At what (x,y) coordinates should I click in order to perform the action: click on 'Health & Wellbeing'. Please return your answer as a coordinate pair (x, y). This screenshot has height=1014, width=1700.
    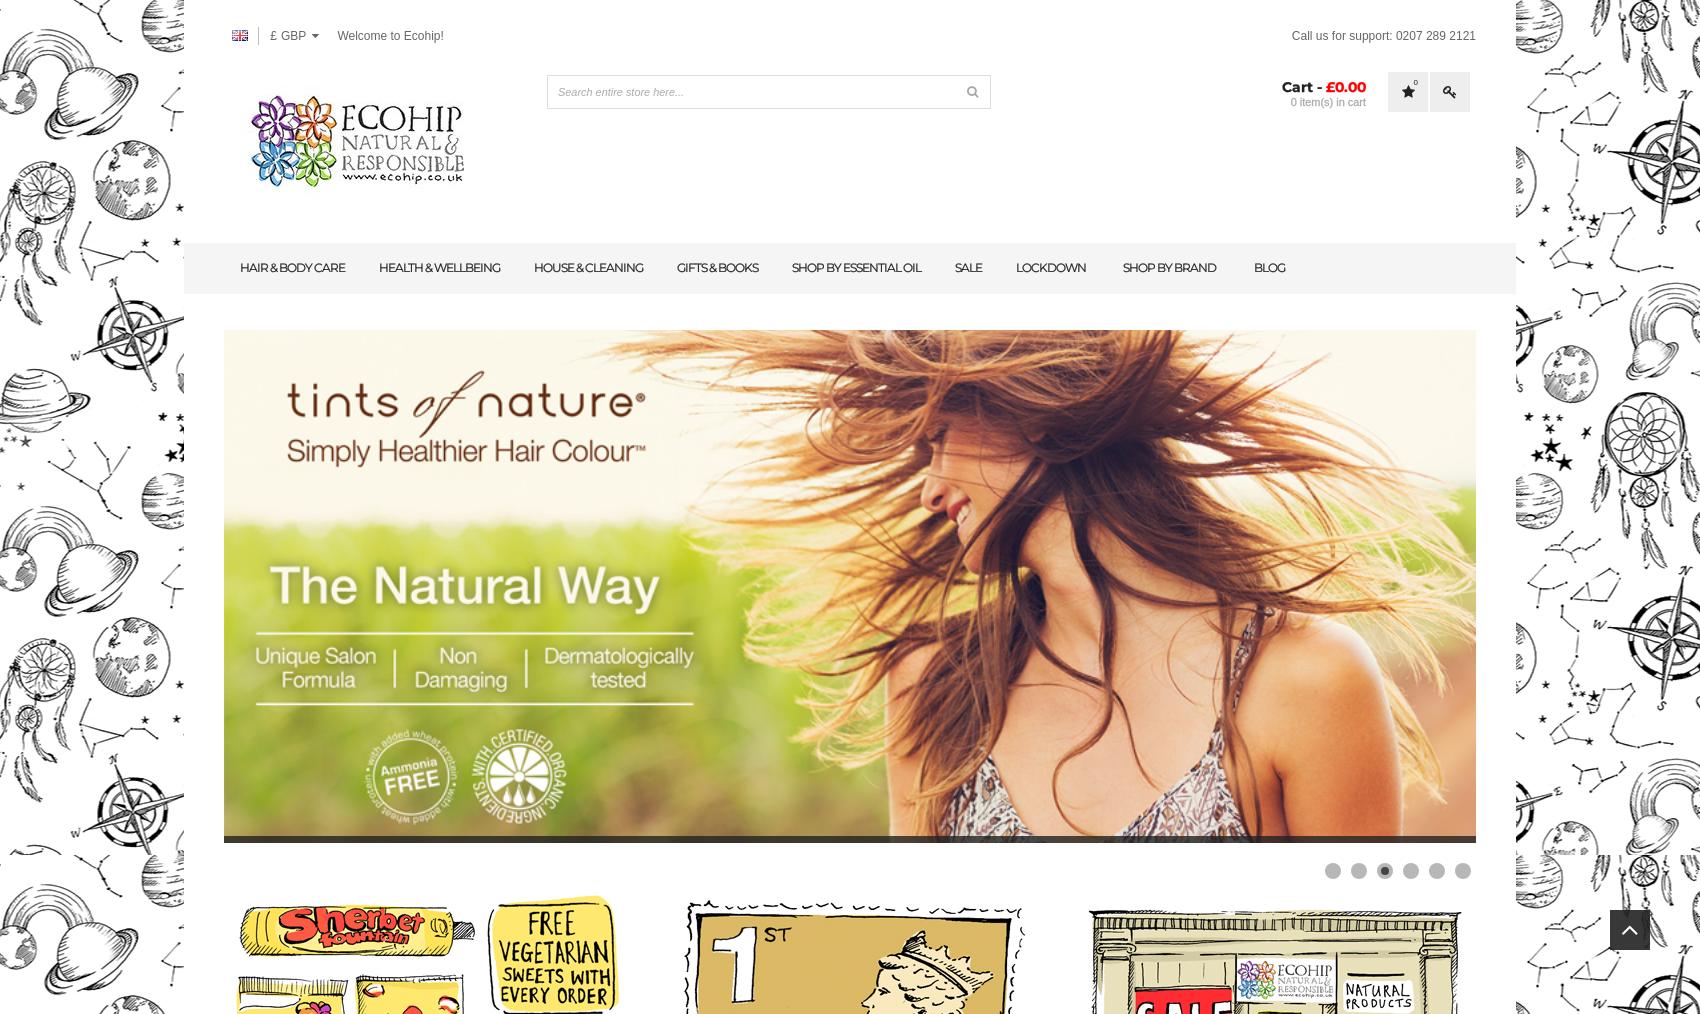
    Looking at the image, I should click on (439, 267).